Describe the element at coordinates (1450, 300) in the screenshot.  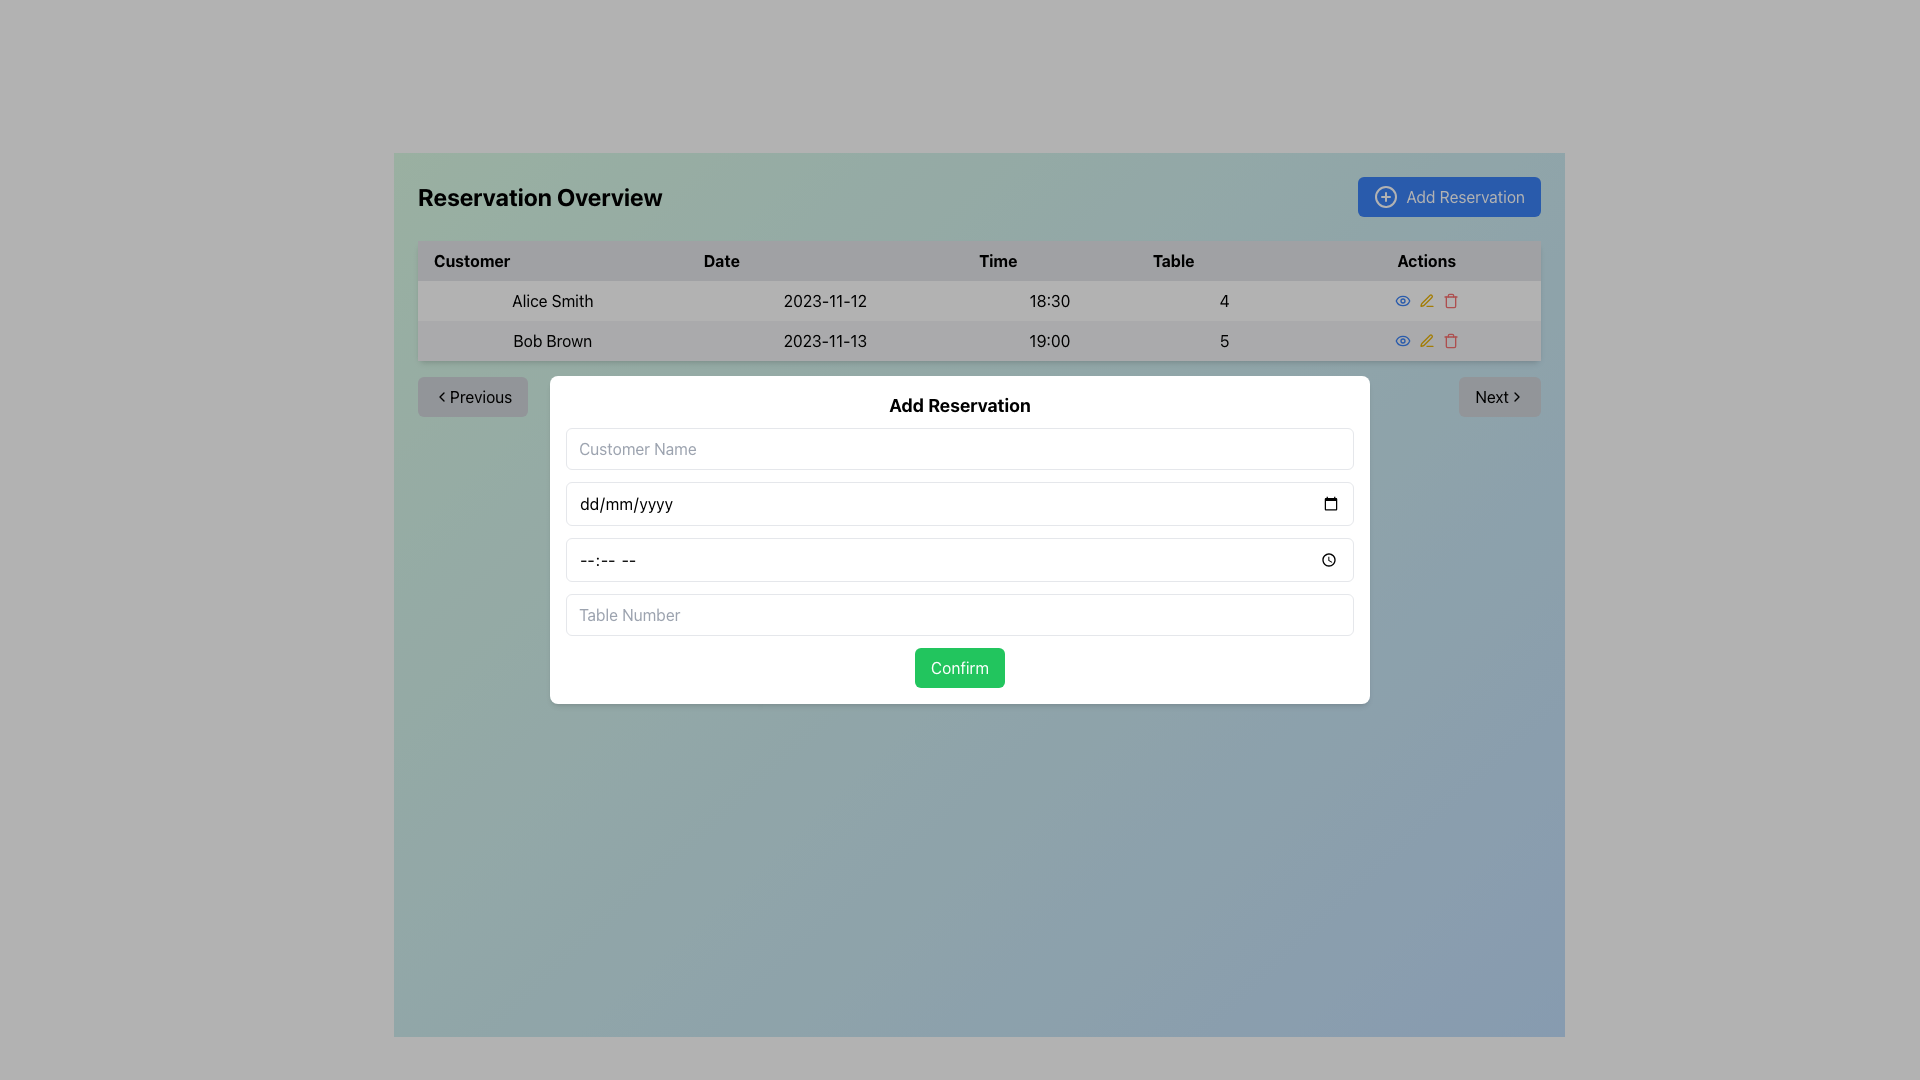
I see `the delete button located in the last column of the first row under the 'Actions' heading` at that location.